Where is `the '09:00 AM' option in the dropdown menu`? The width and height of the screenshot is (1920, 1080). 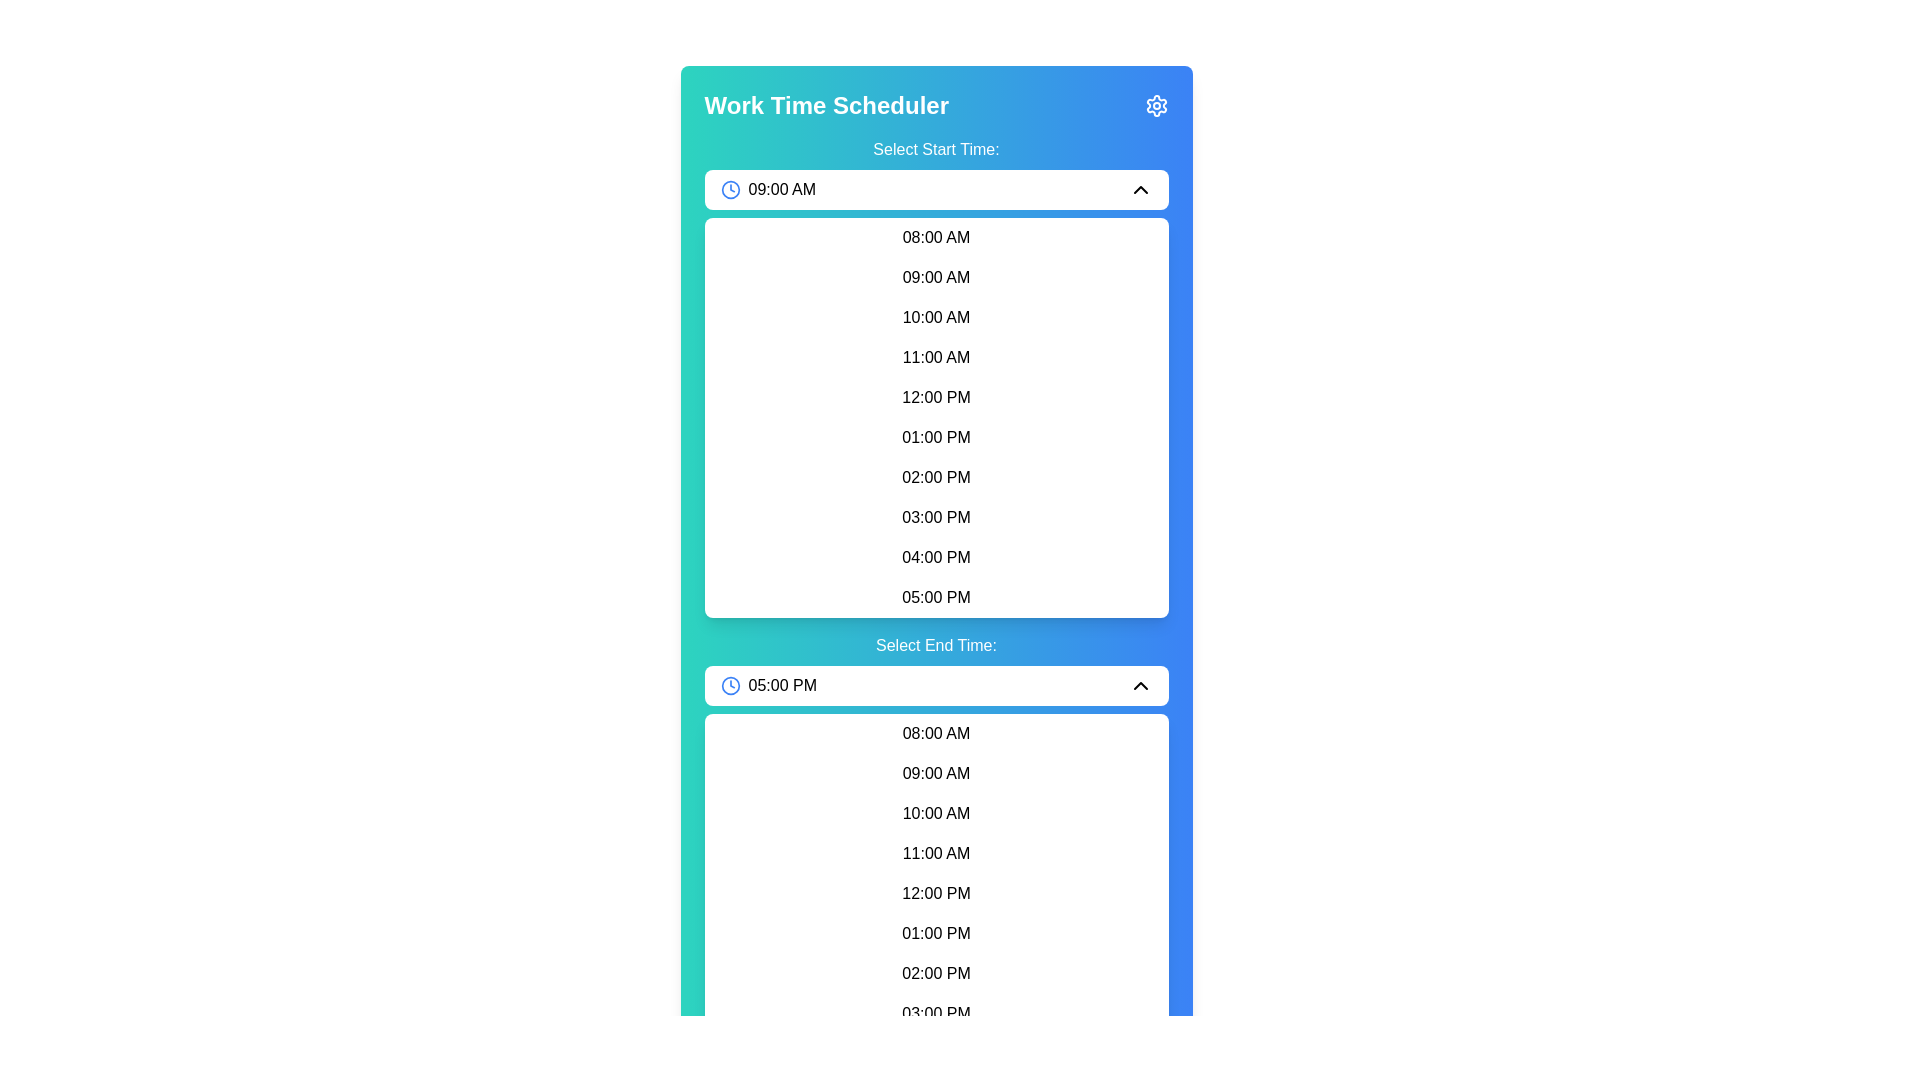 the '09:00 AM' option in the dropdown menu is located at coordinates (935, 277).